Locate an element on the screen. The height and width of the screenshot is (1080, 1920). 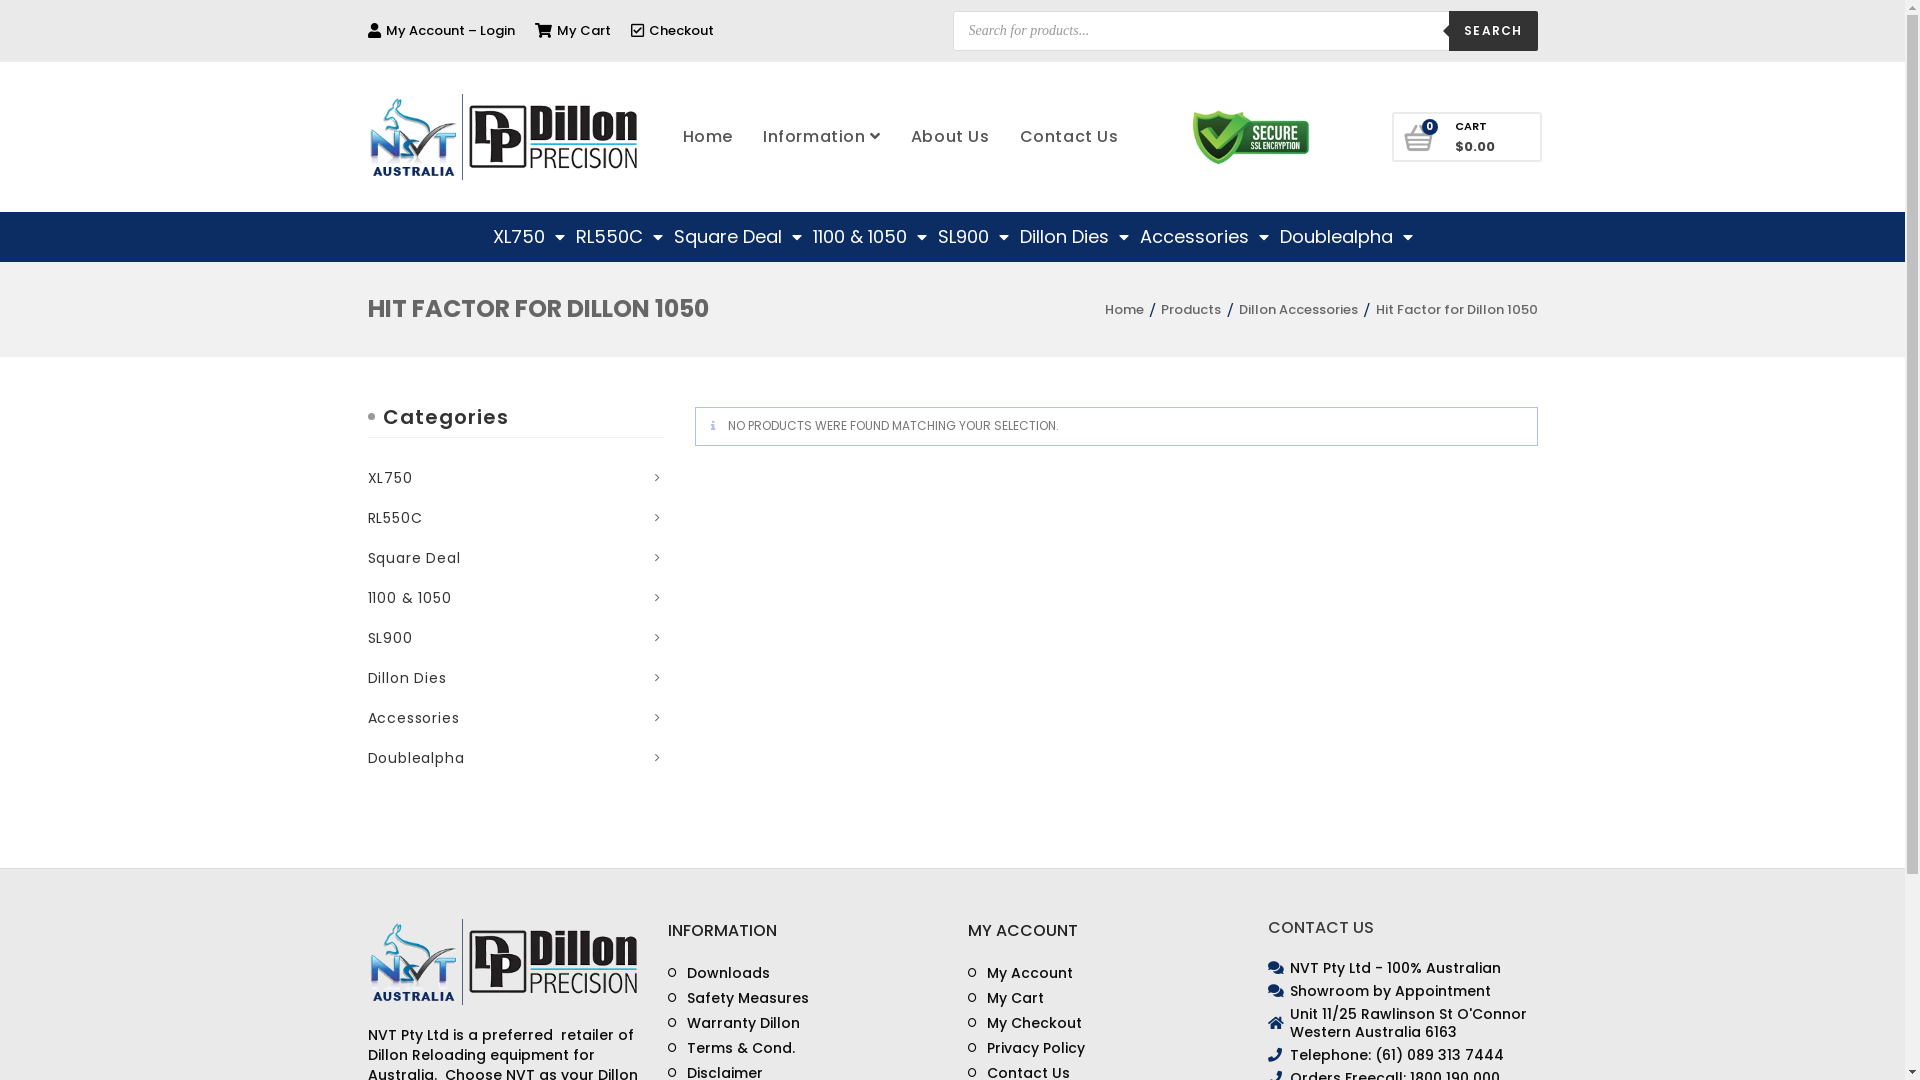
'Downloads' is located at coordinates (719, 972).